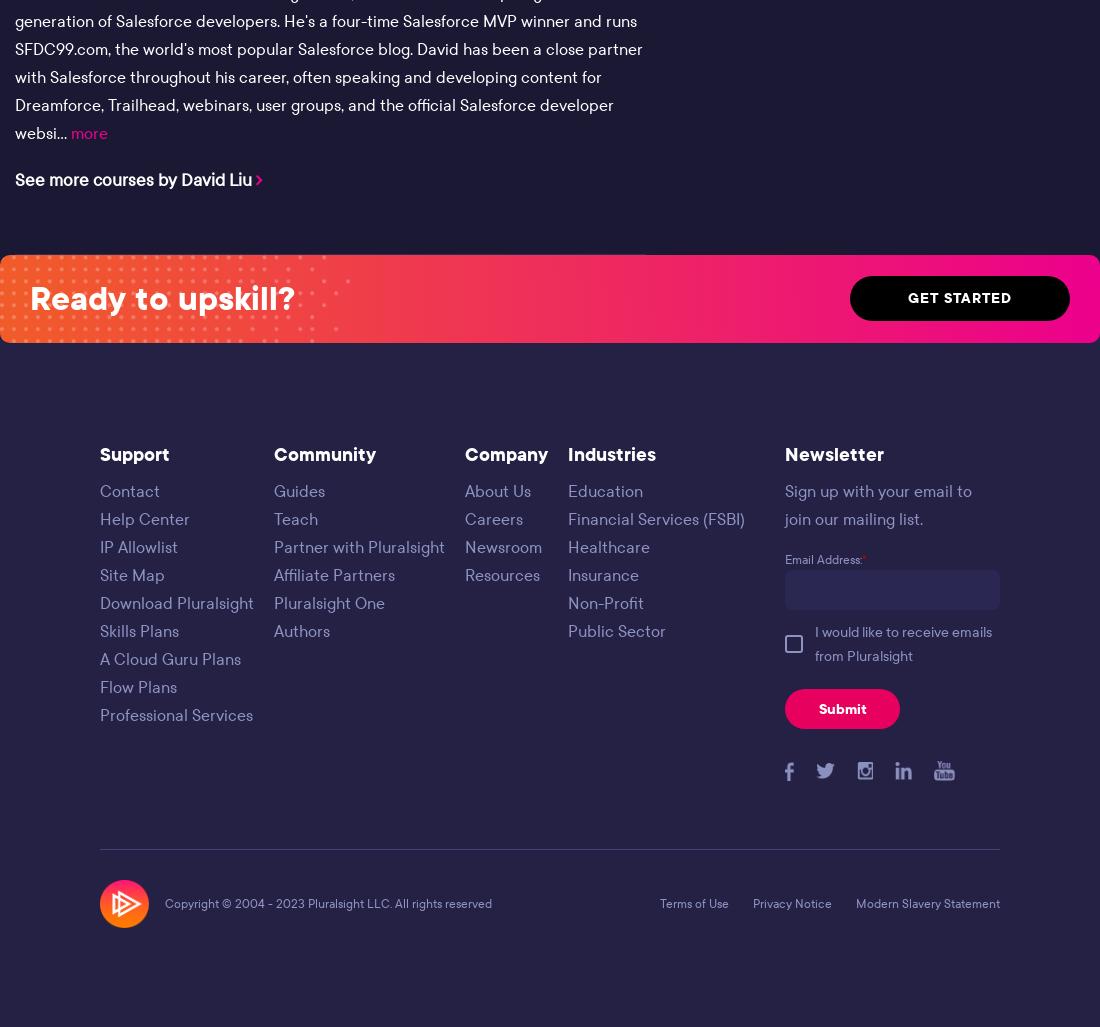  What do you see at coordinates (63, 132) in the screenshot?
I see `'...'` at bounding box center [63, 132].